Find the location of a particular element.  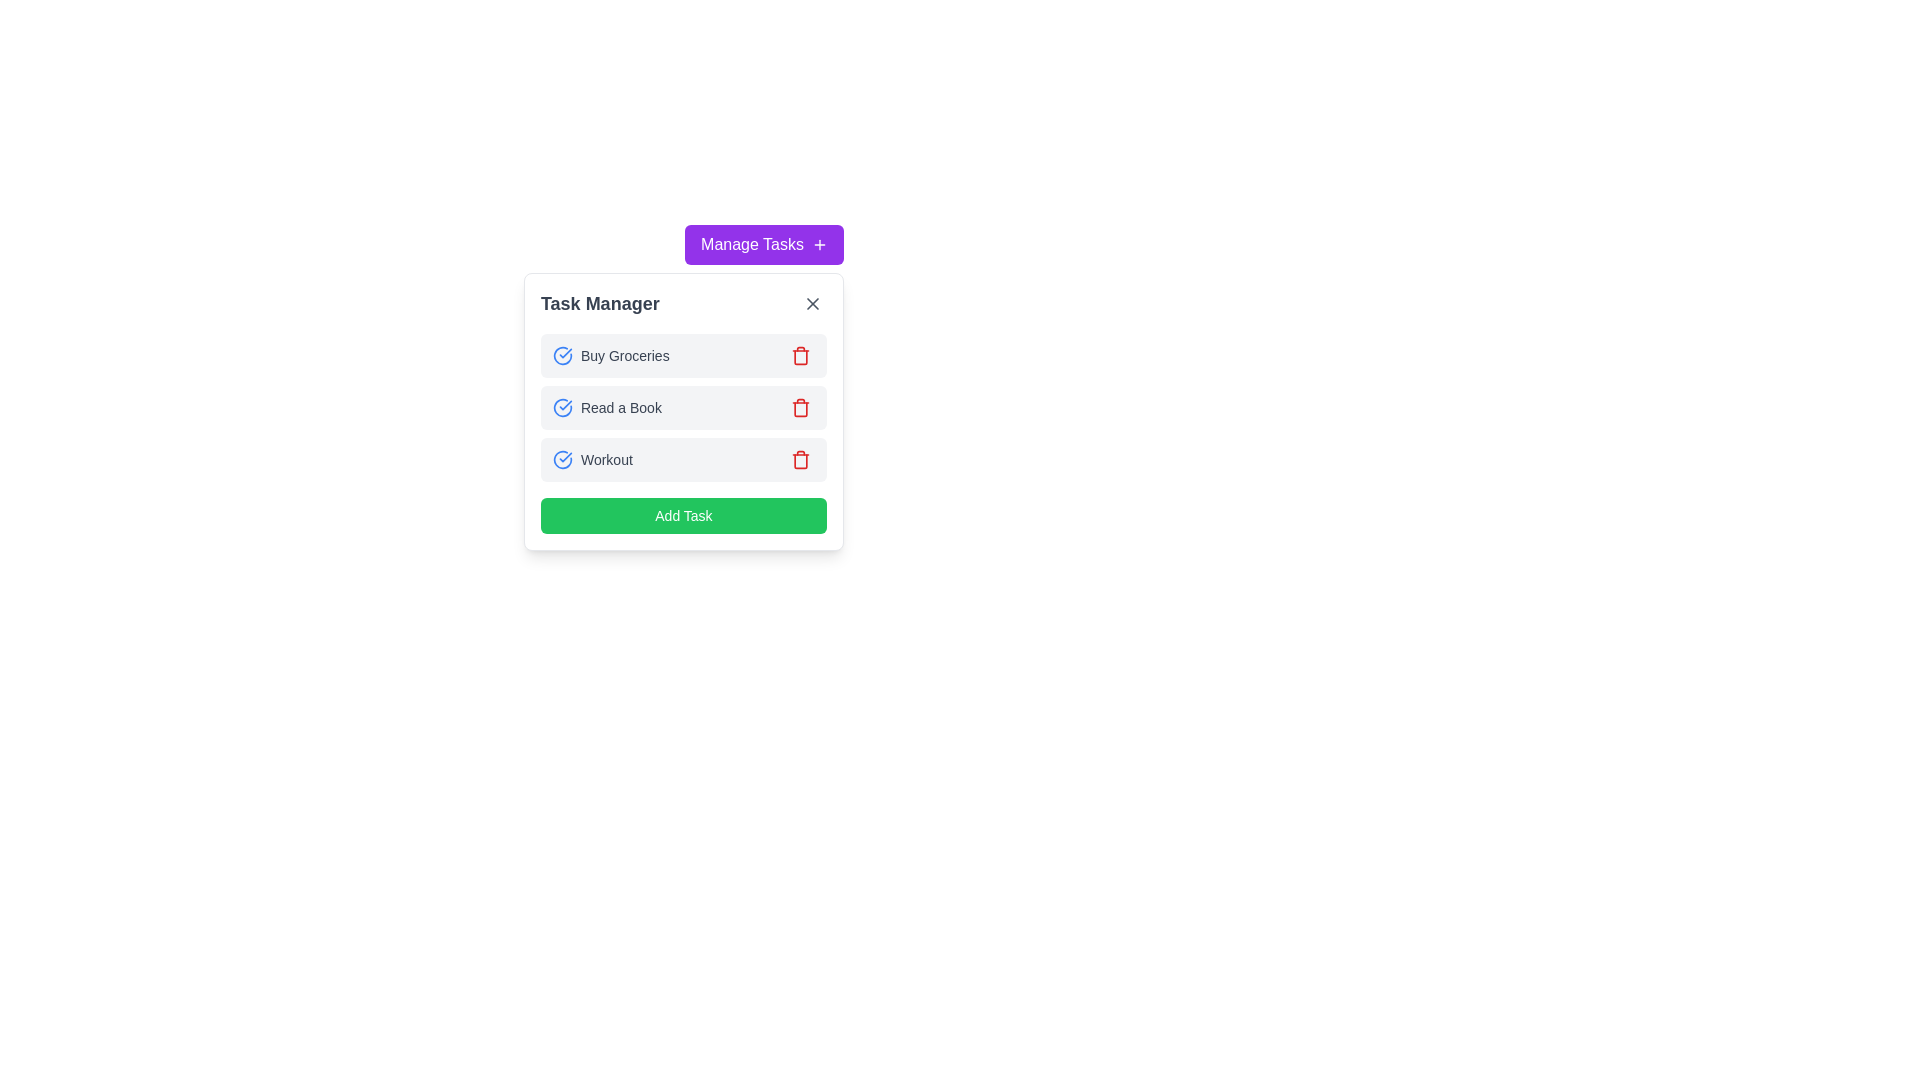

the delete button located to the right of the task 'Read a Book' is located at coordinates (801, 407).